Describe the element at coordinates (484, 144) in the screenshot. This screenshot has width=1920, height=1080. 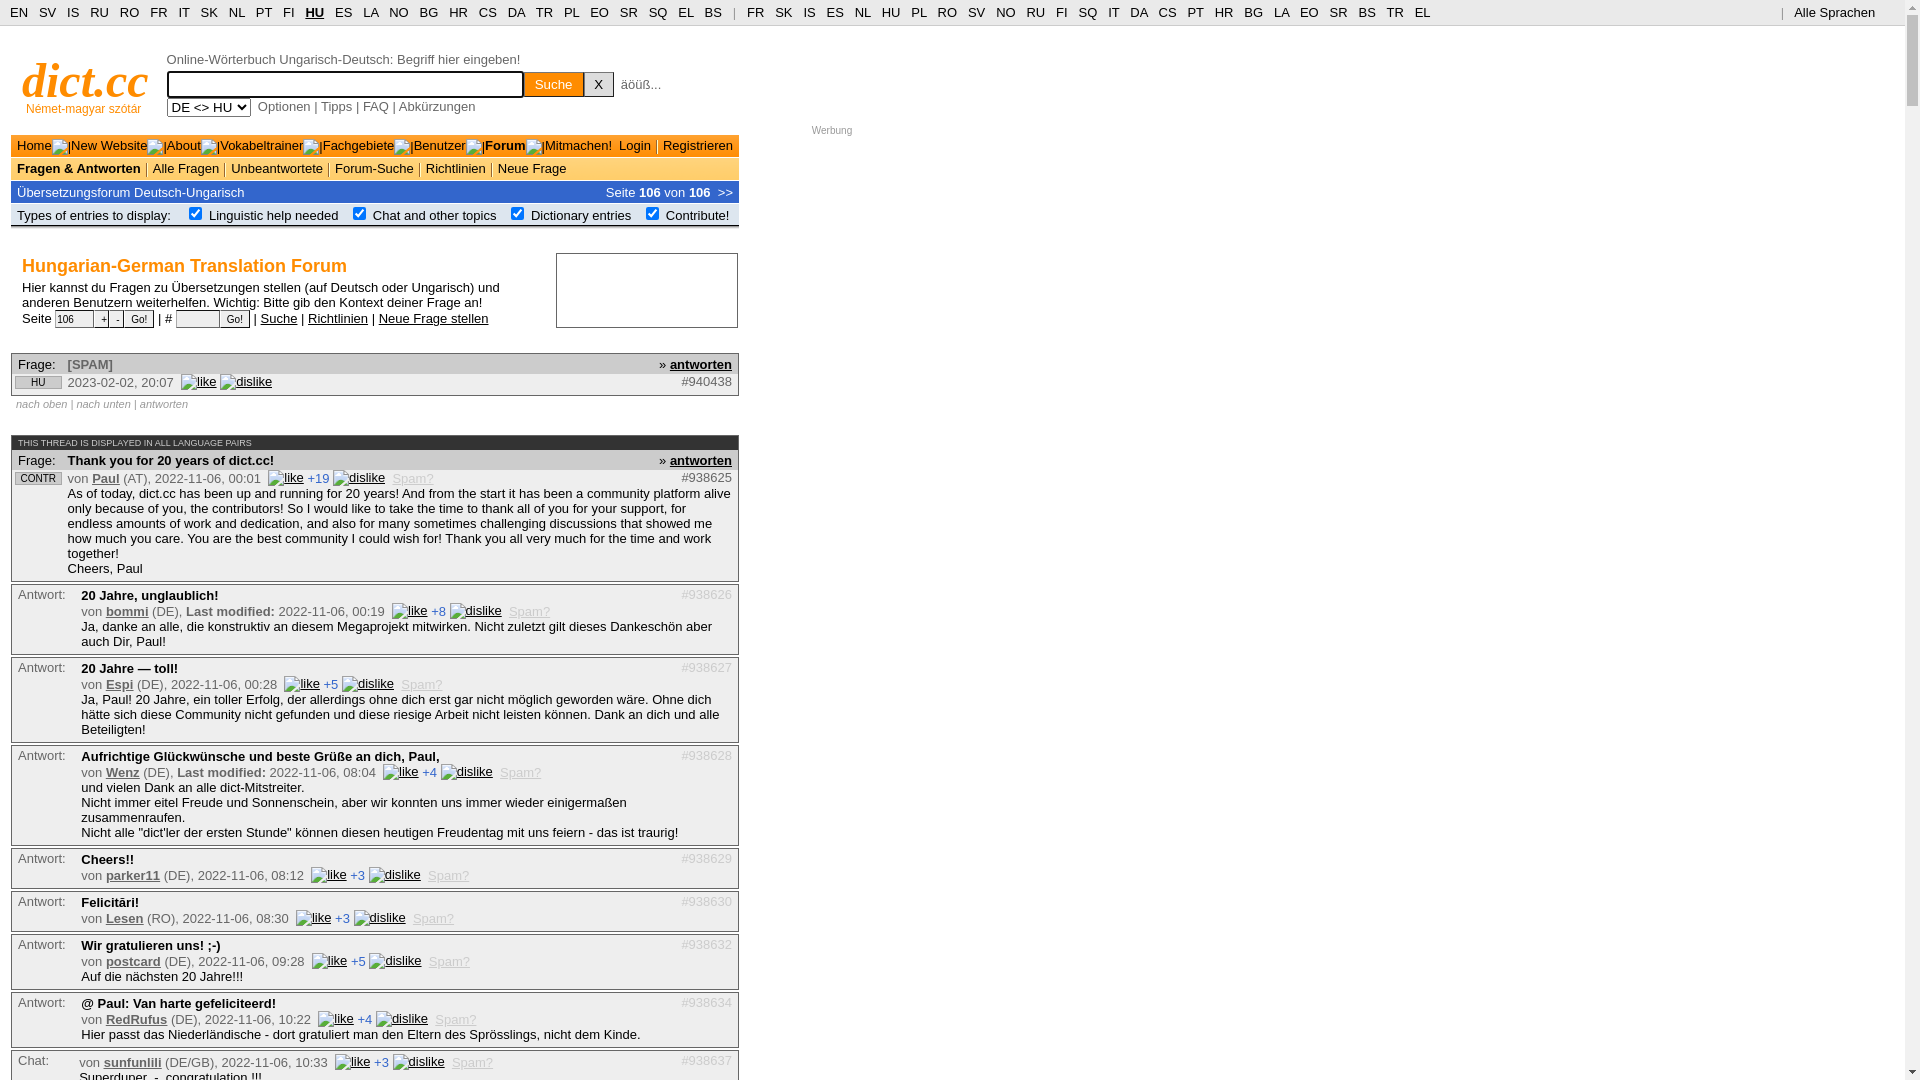
I see `'Forum'` at that location.